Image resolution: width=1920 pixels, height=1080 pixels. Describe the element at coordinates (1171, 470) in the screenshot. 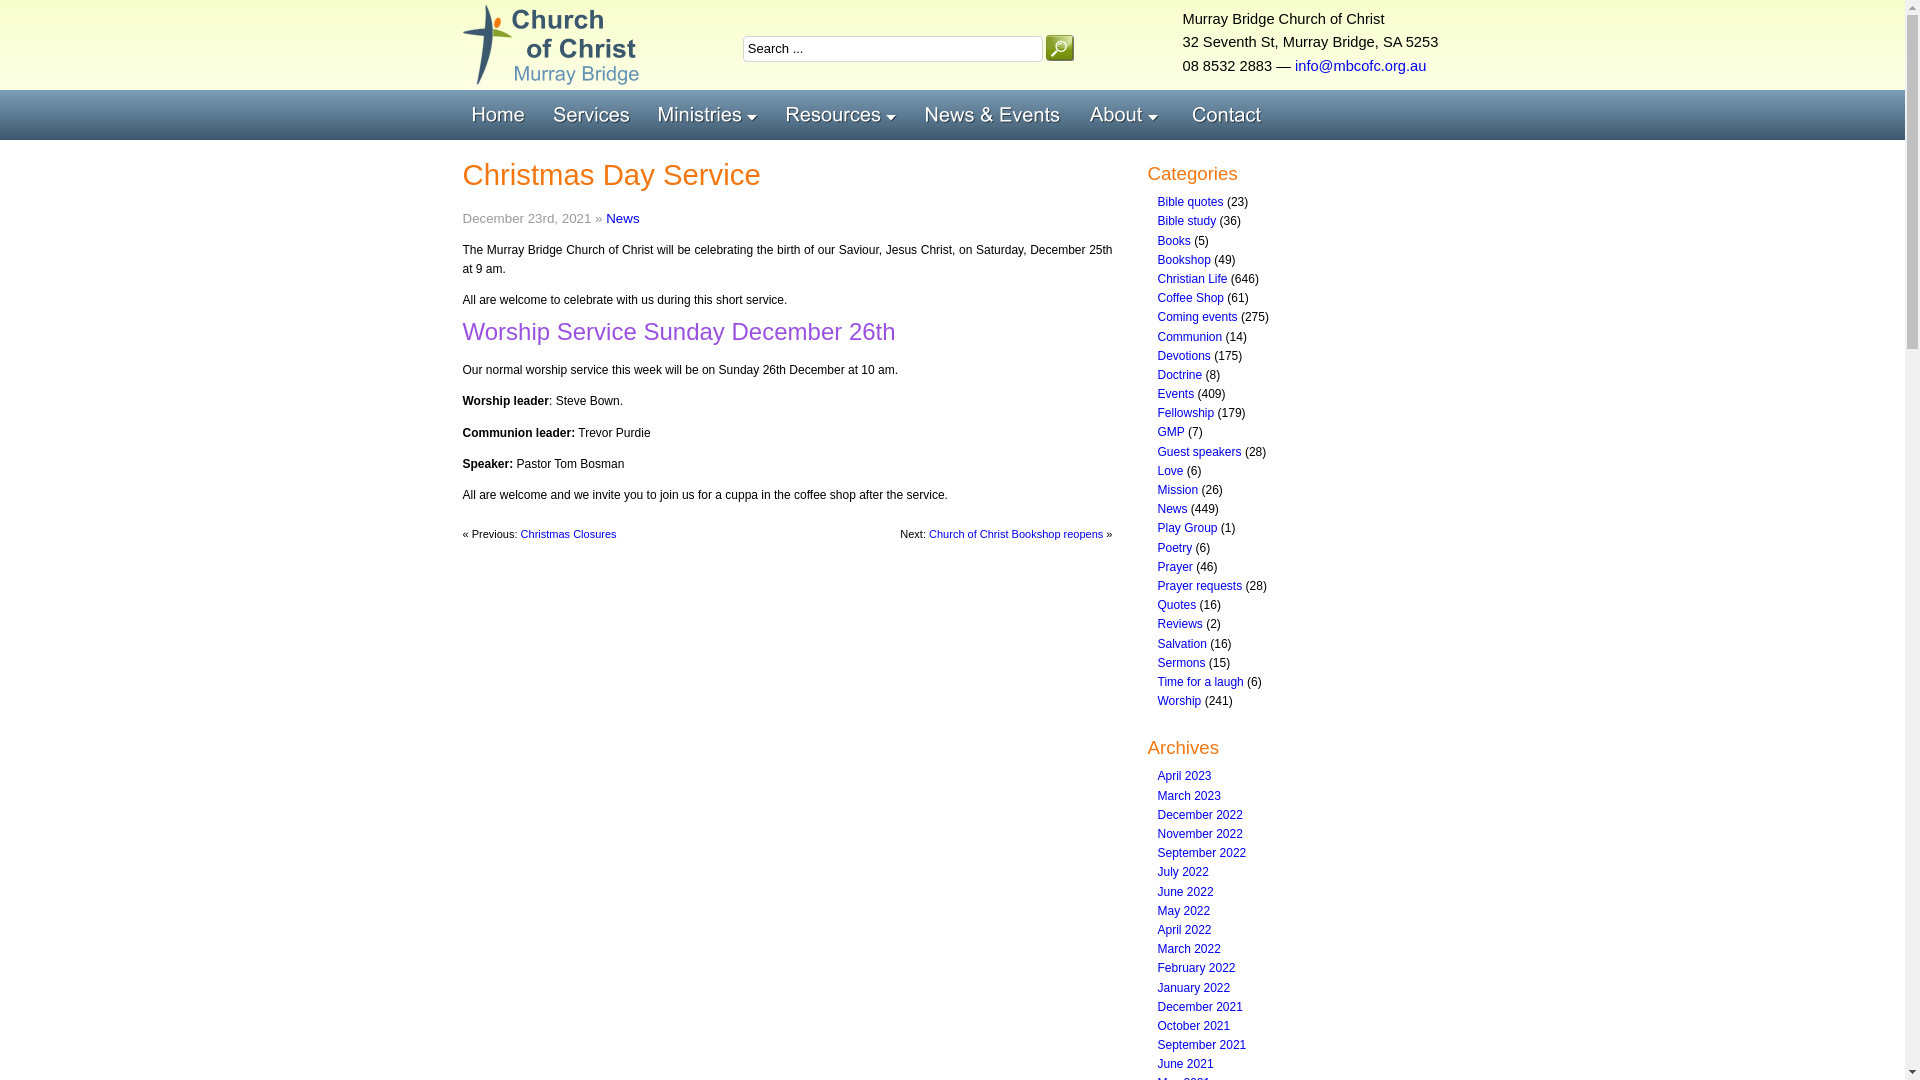

I see `'Love'` at that location.